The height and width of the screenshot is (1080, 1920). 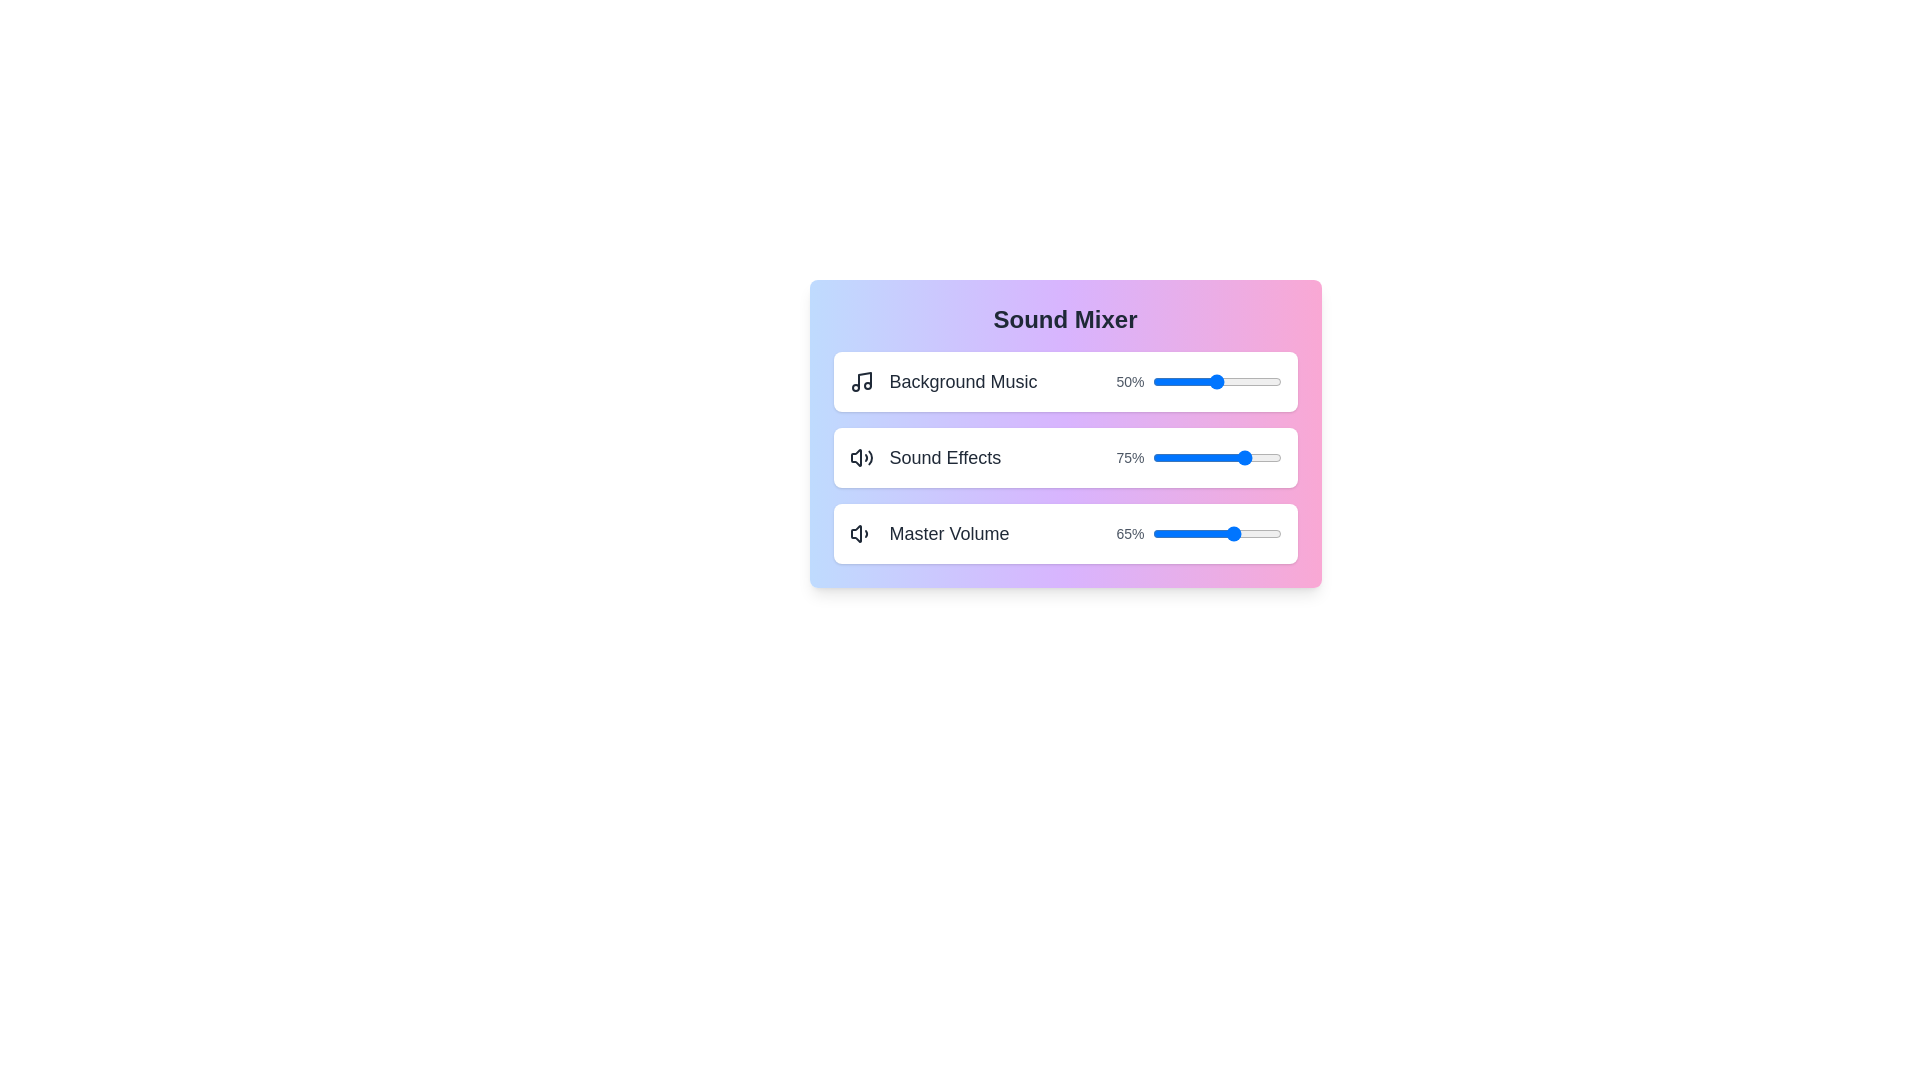 I want to click on the header text labeled 'Sound Mixer' to focus on it, so click(x=1064, y=319).